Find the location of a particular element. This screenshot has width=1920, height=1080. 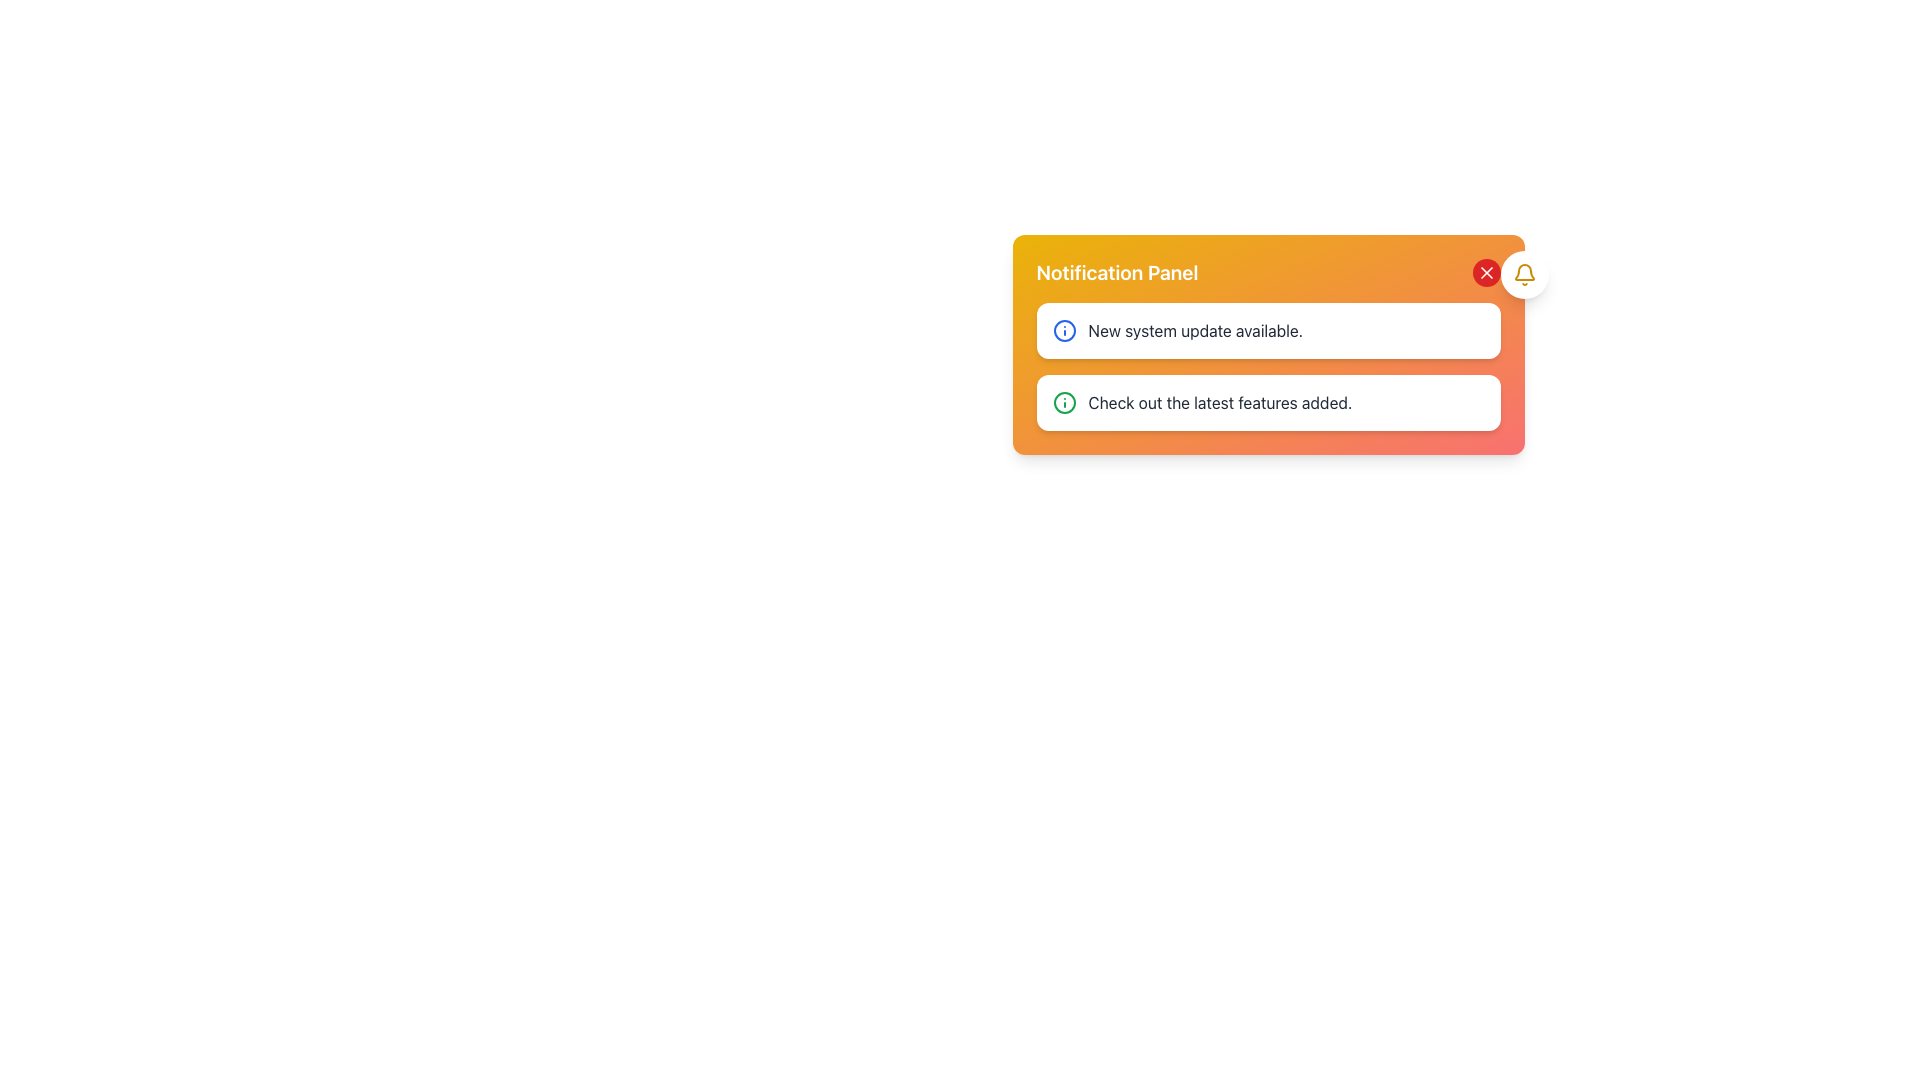

the Notification Panel to interact with its content, which includes notifications displayed in rounded boxes with icons is located at coordinates (1267, 343).